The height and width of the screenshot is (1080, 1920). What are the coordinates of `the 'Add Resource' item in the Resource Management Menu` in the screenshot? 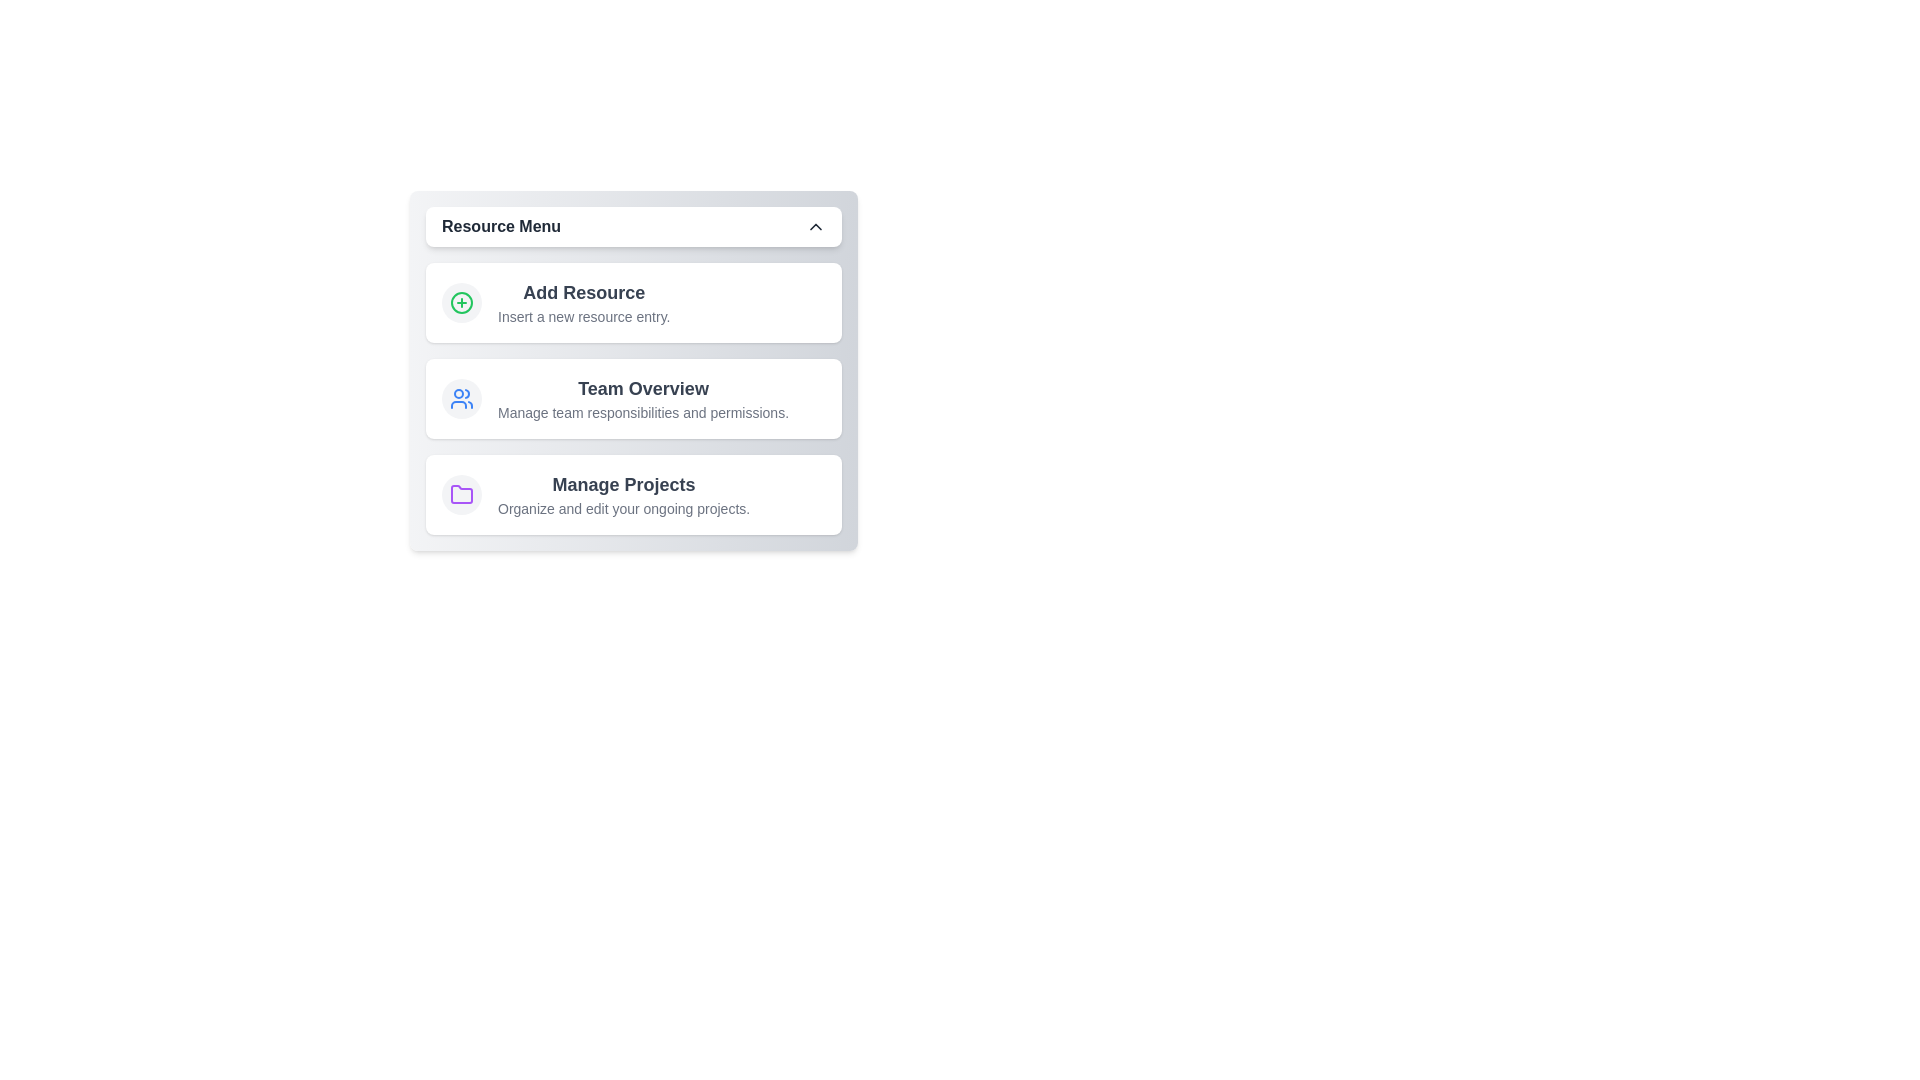 It's located at (632, 303).